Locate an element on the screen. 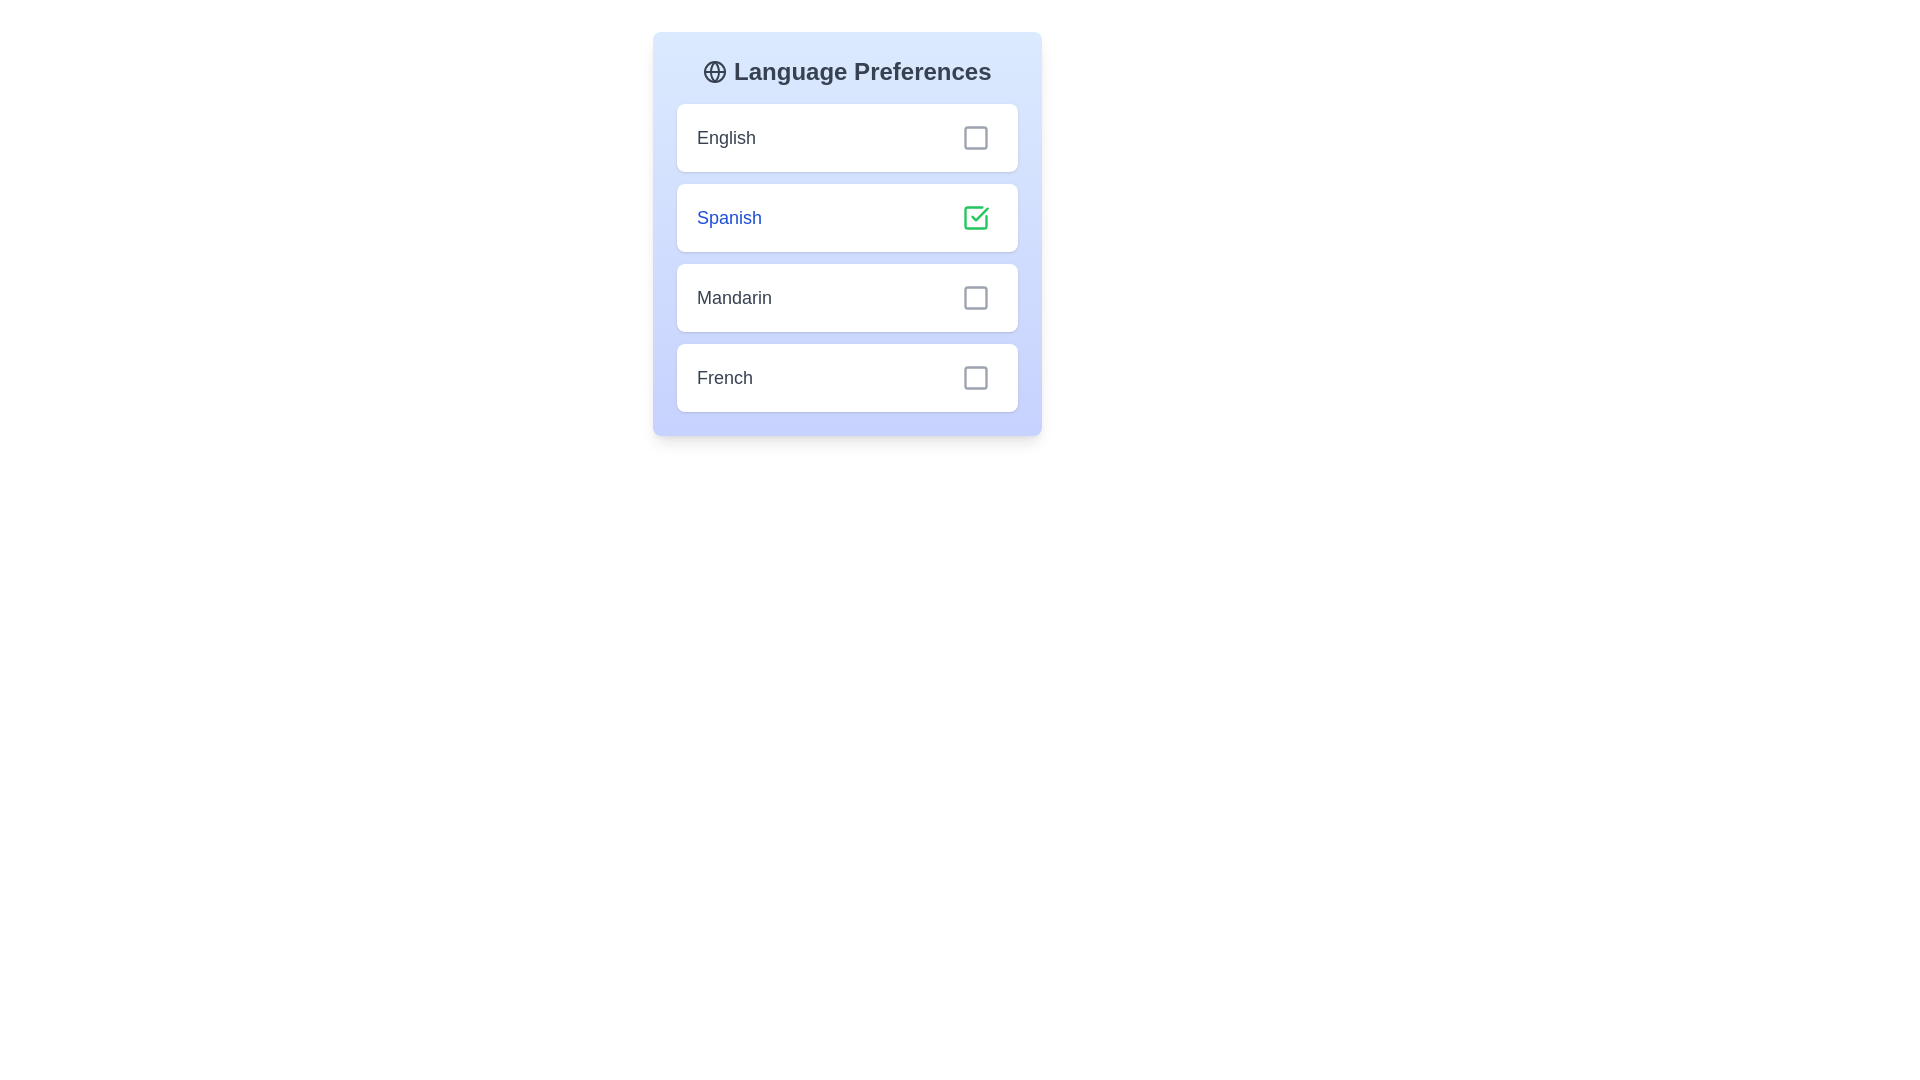 The height and width of the screenshot is (1080, 1920). the toggle button located beside the 'English' language option in the 'Language Preferences' module is located at coordinates (975, 137).